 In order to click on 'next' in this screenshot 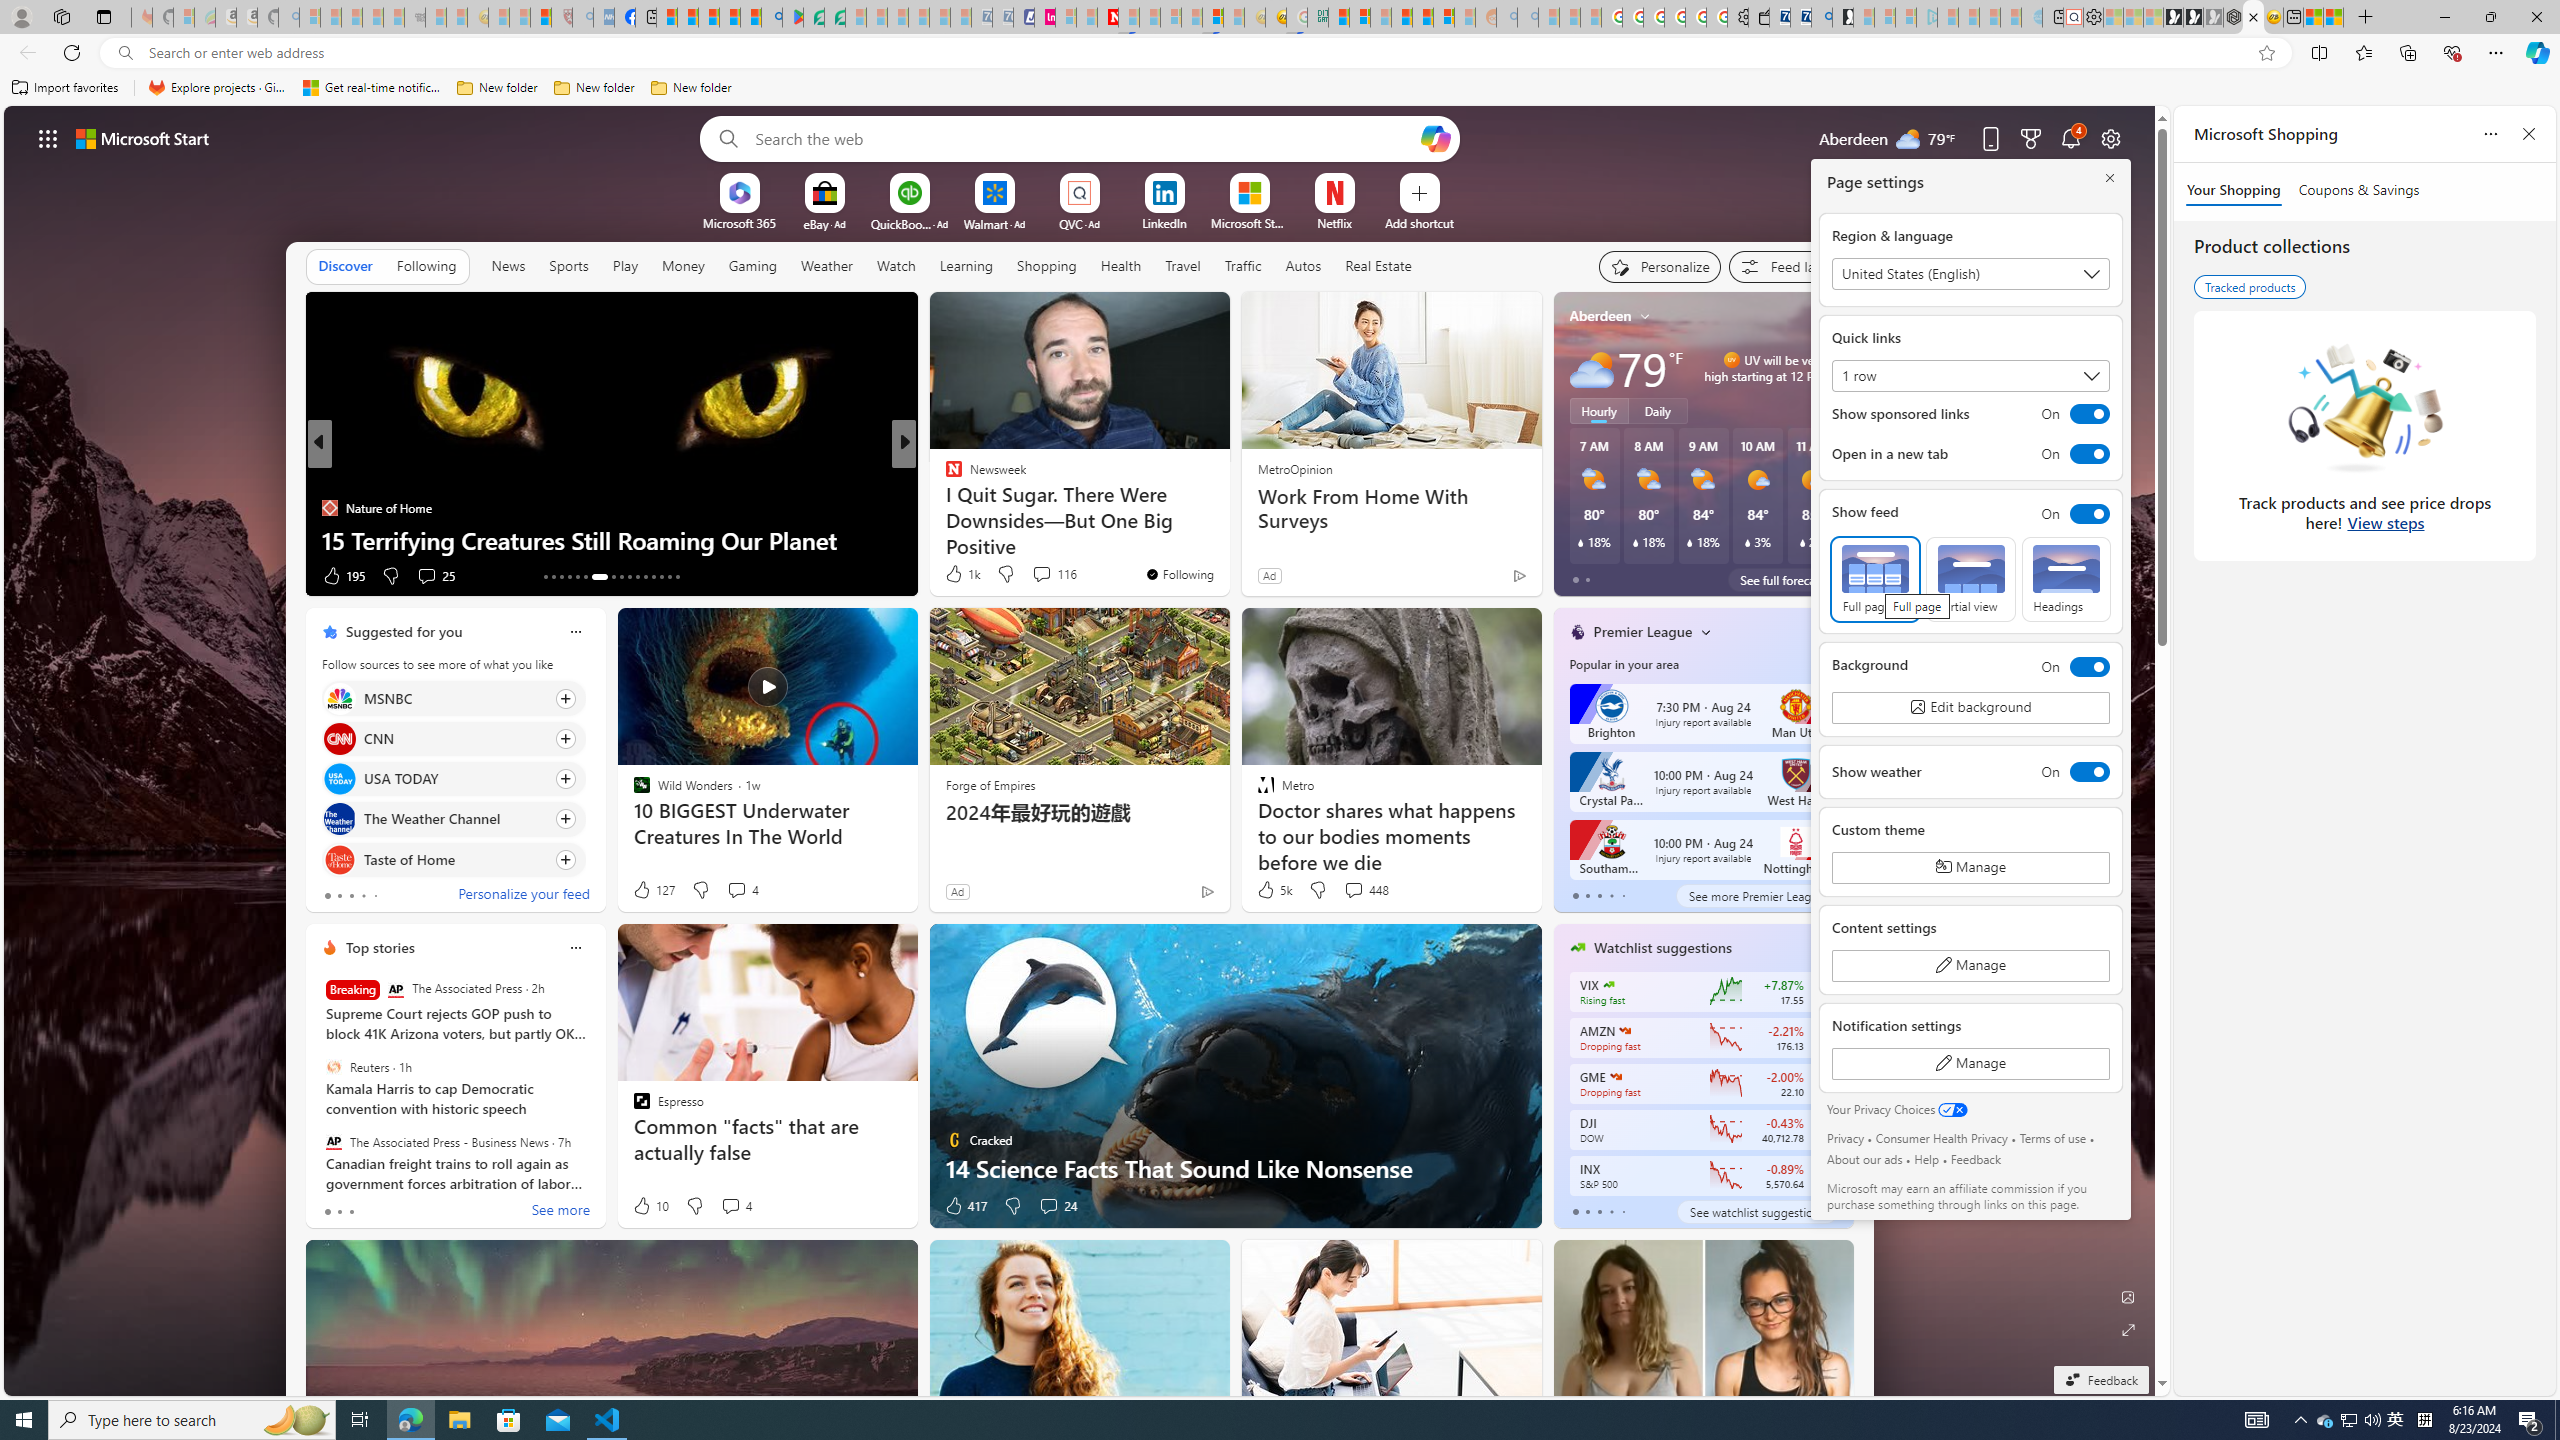, I will do `click(1842, 443)`.